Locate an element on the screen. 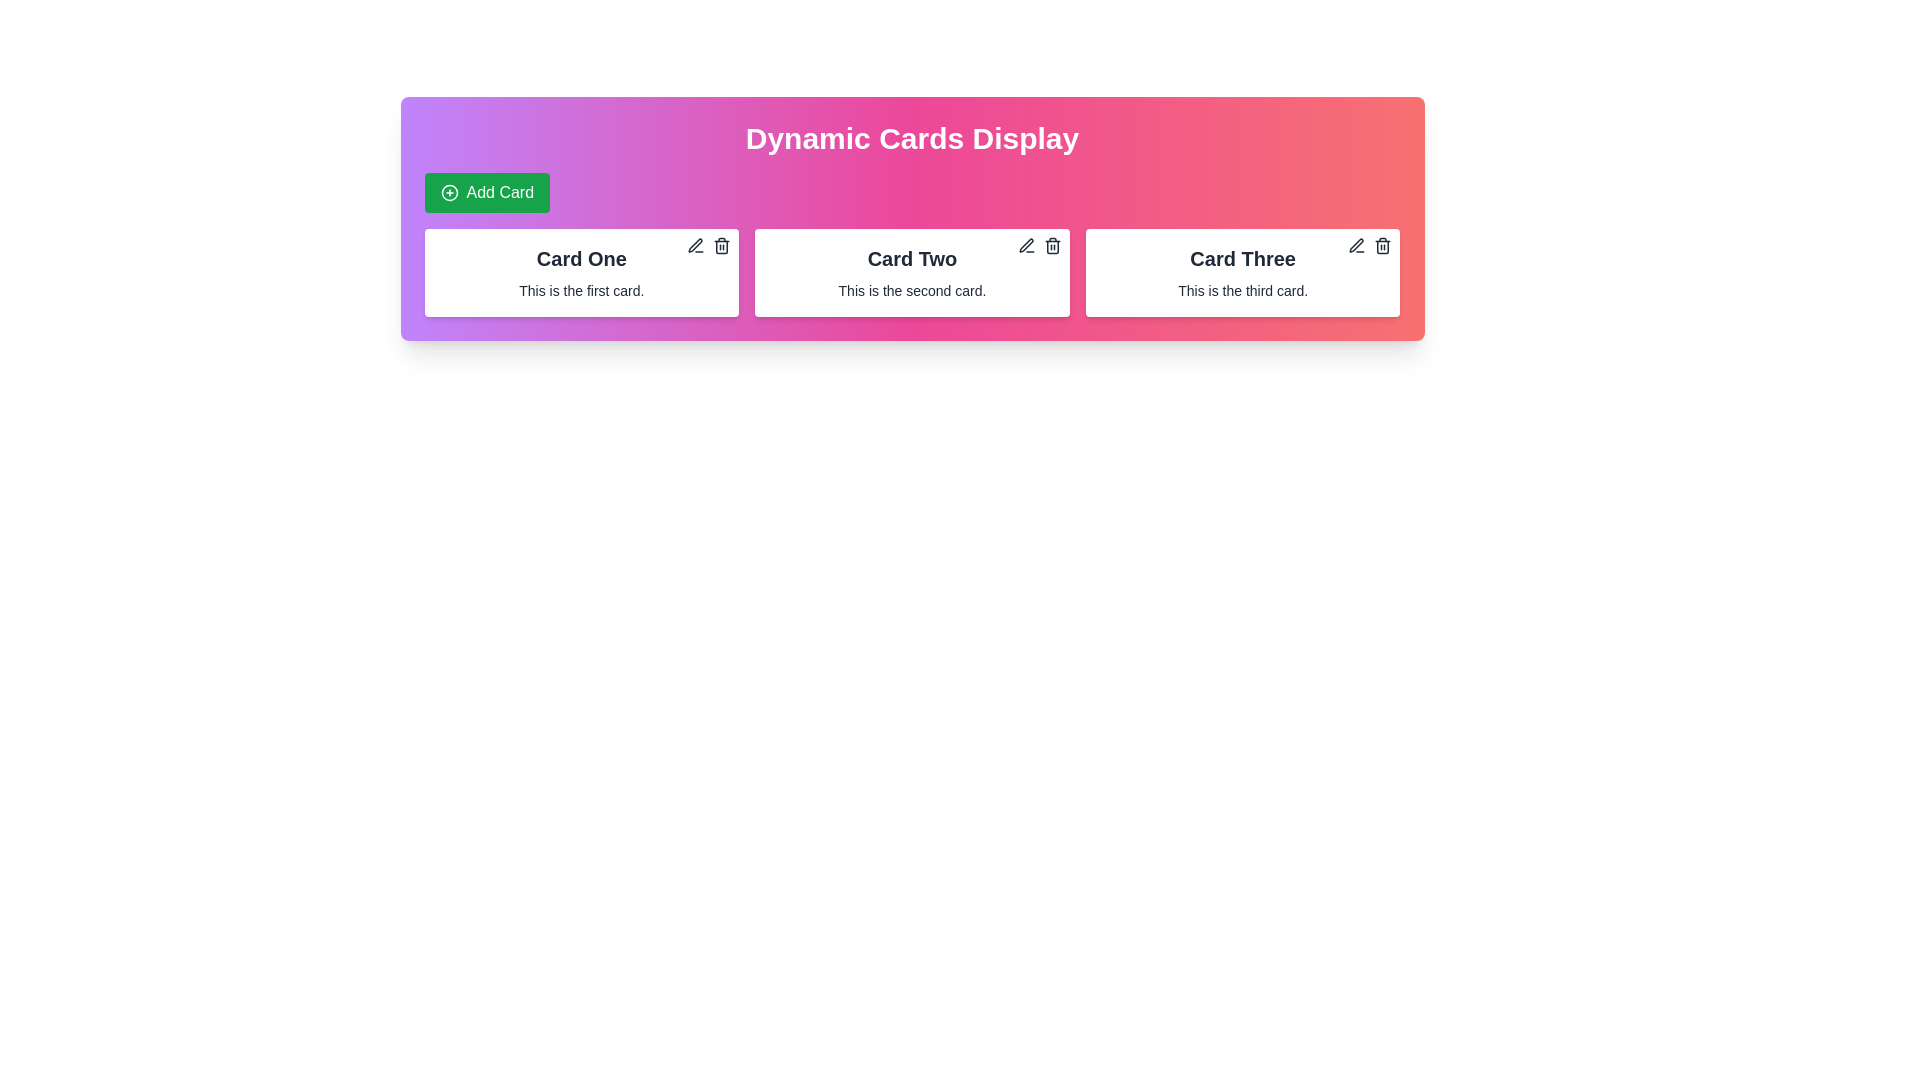  the icon button located in the top-right corner of 'Card Three' to initiate editing of the card's contents is located at coordinates (1357, 244).